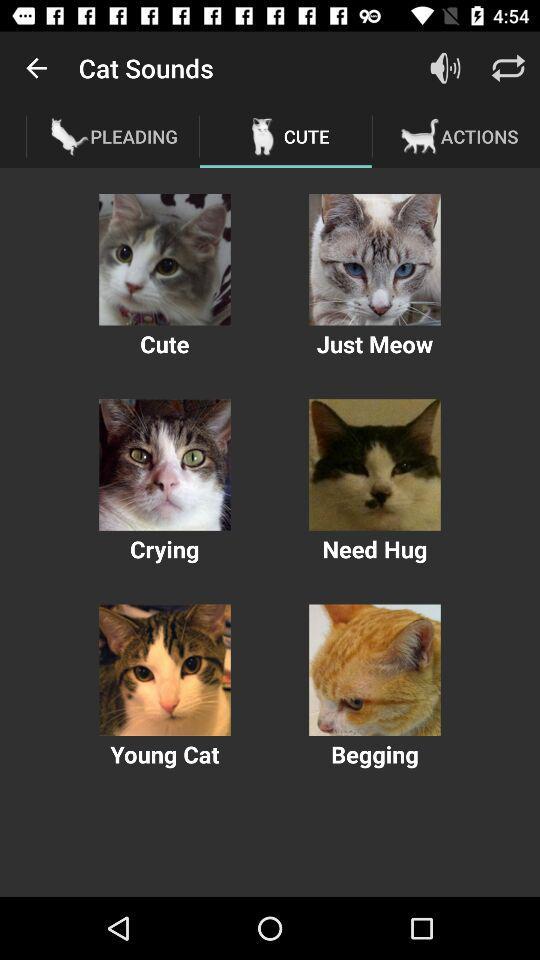  Describe the element at coordinates (508, 68) in the screenshot. I see `settings` at that location.